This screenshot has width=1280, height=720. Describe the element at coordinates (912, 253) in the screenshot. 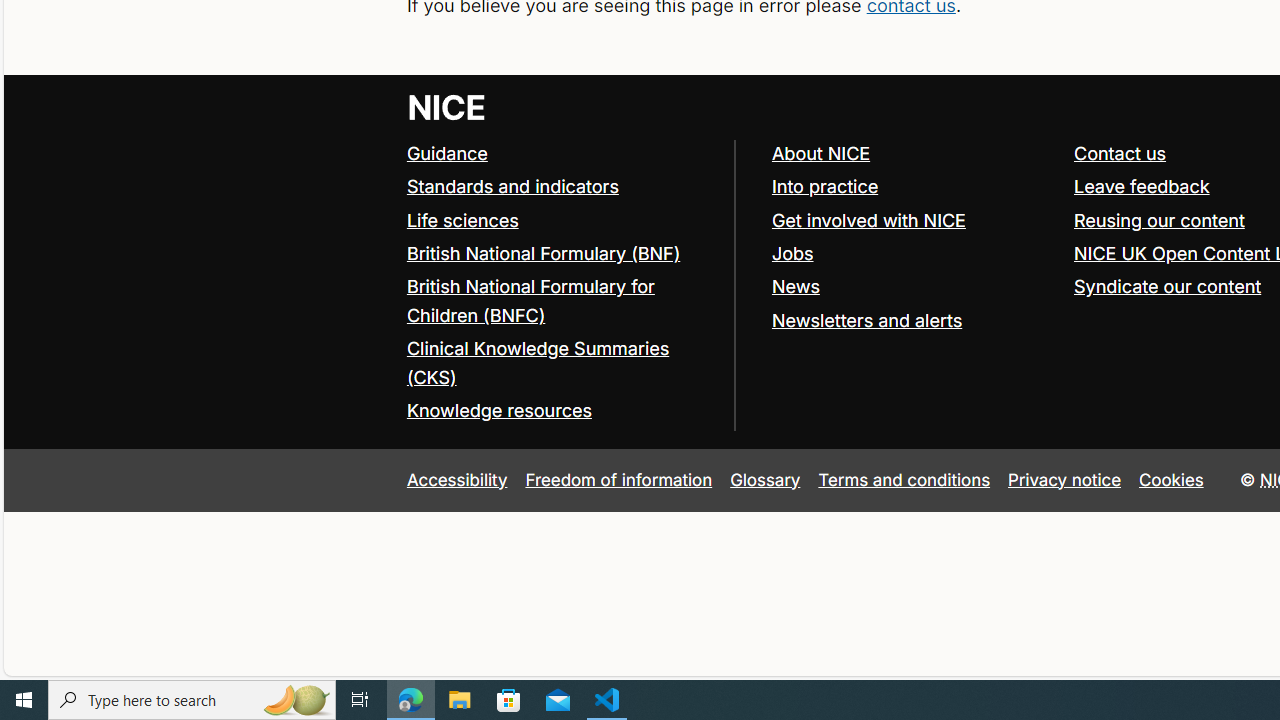

I see `'Jobs'` at that location.